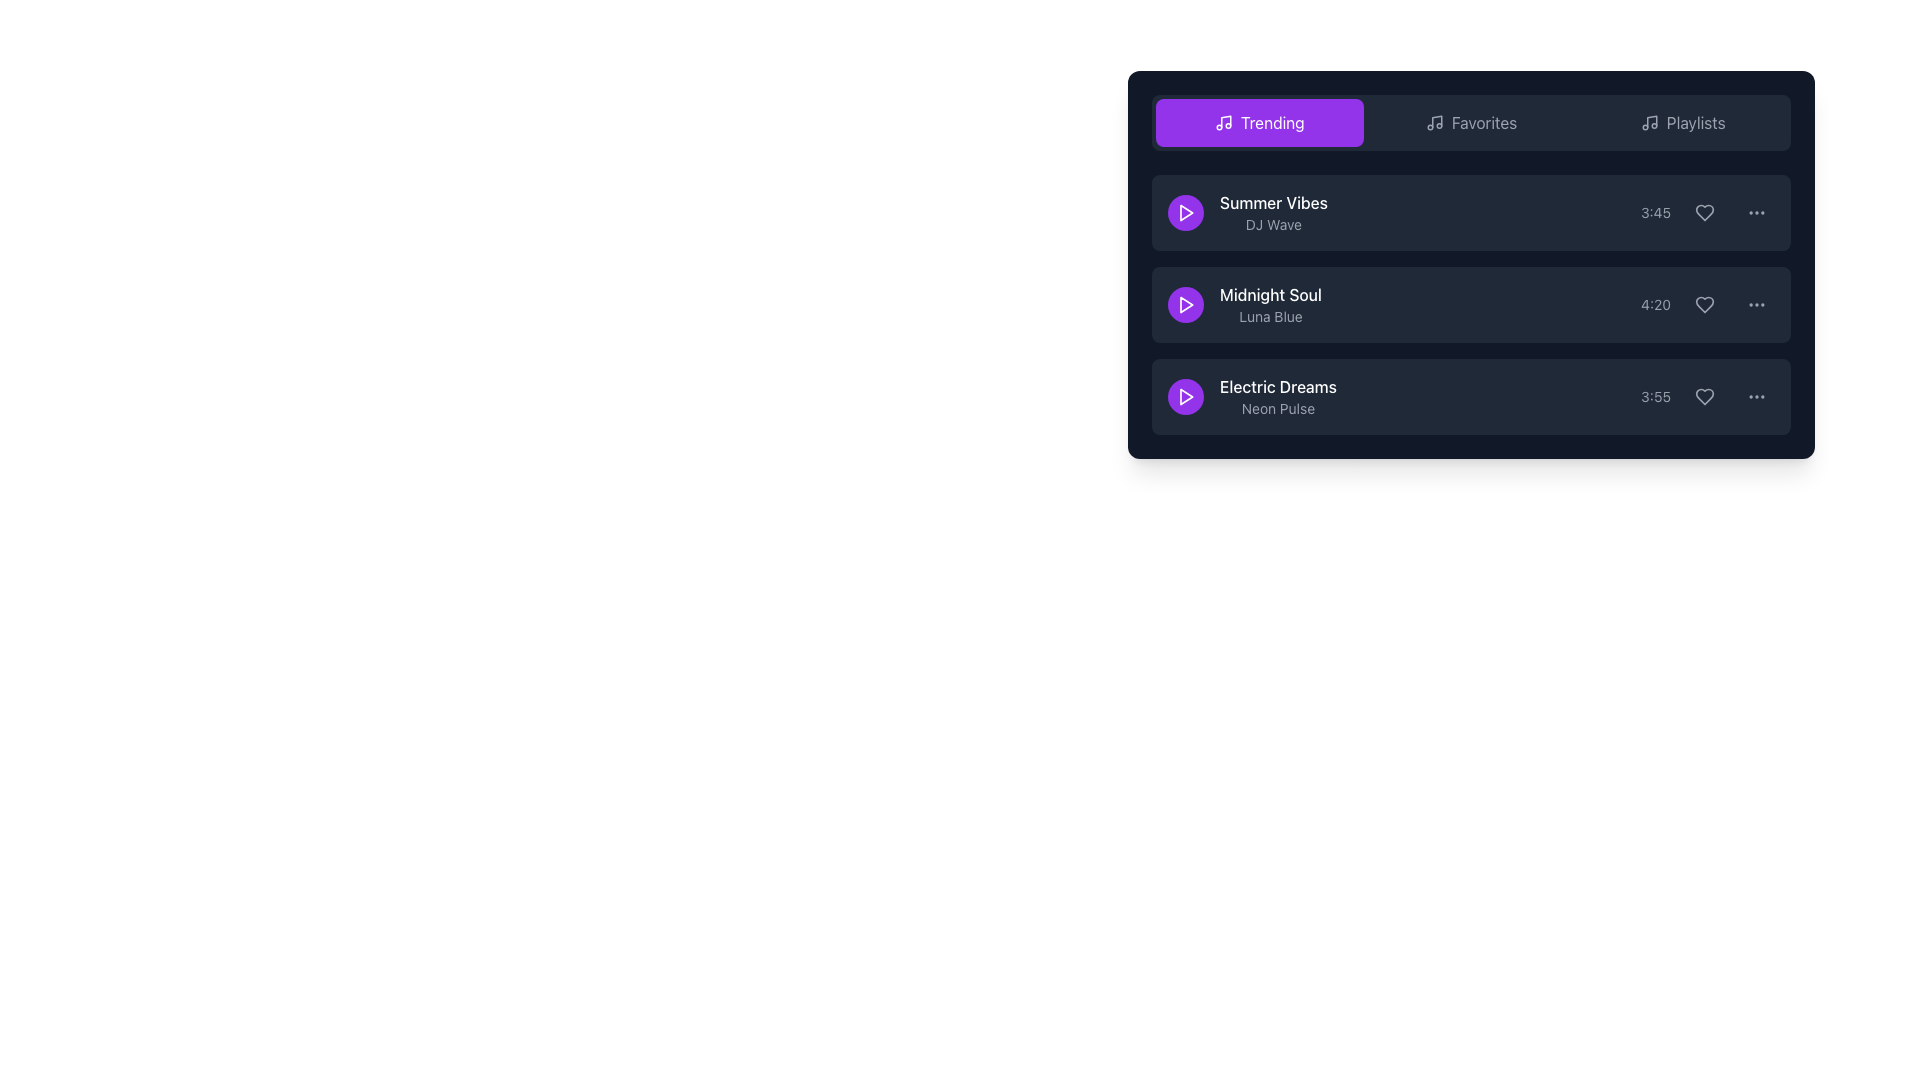 The width and height of the screenshot is (1920, 1080). What do you see at coordinates (1258, 123) in the screenshot?
I see `the navigation button labeled 'Trending' located at the top left of the navigation menu` at bounding box center [1258, 123].